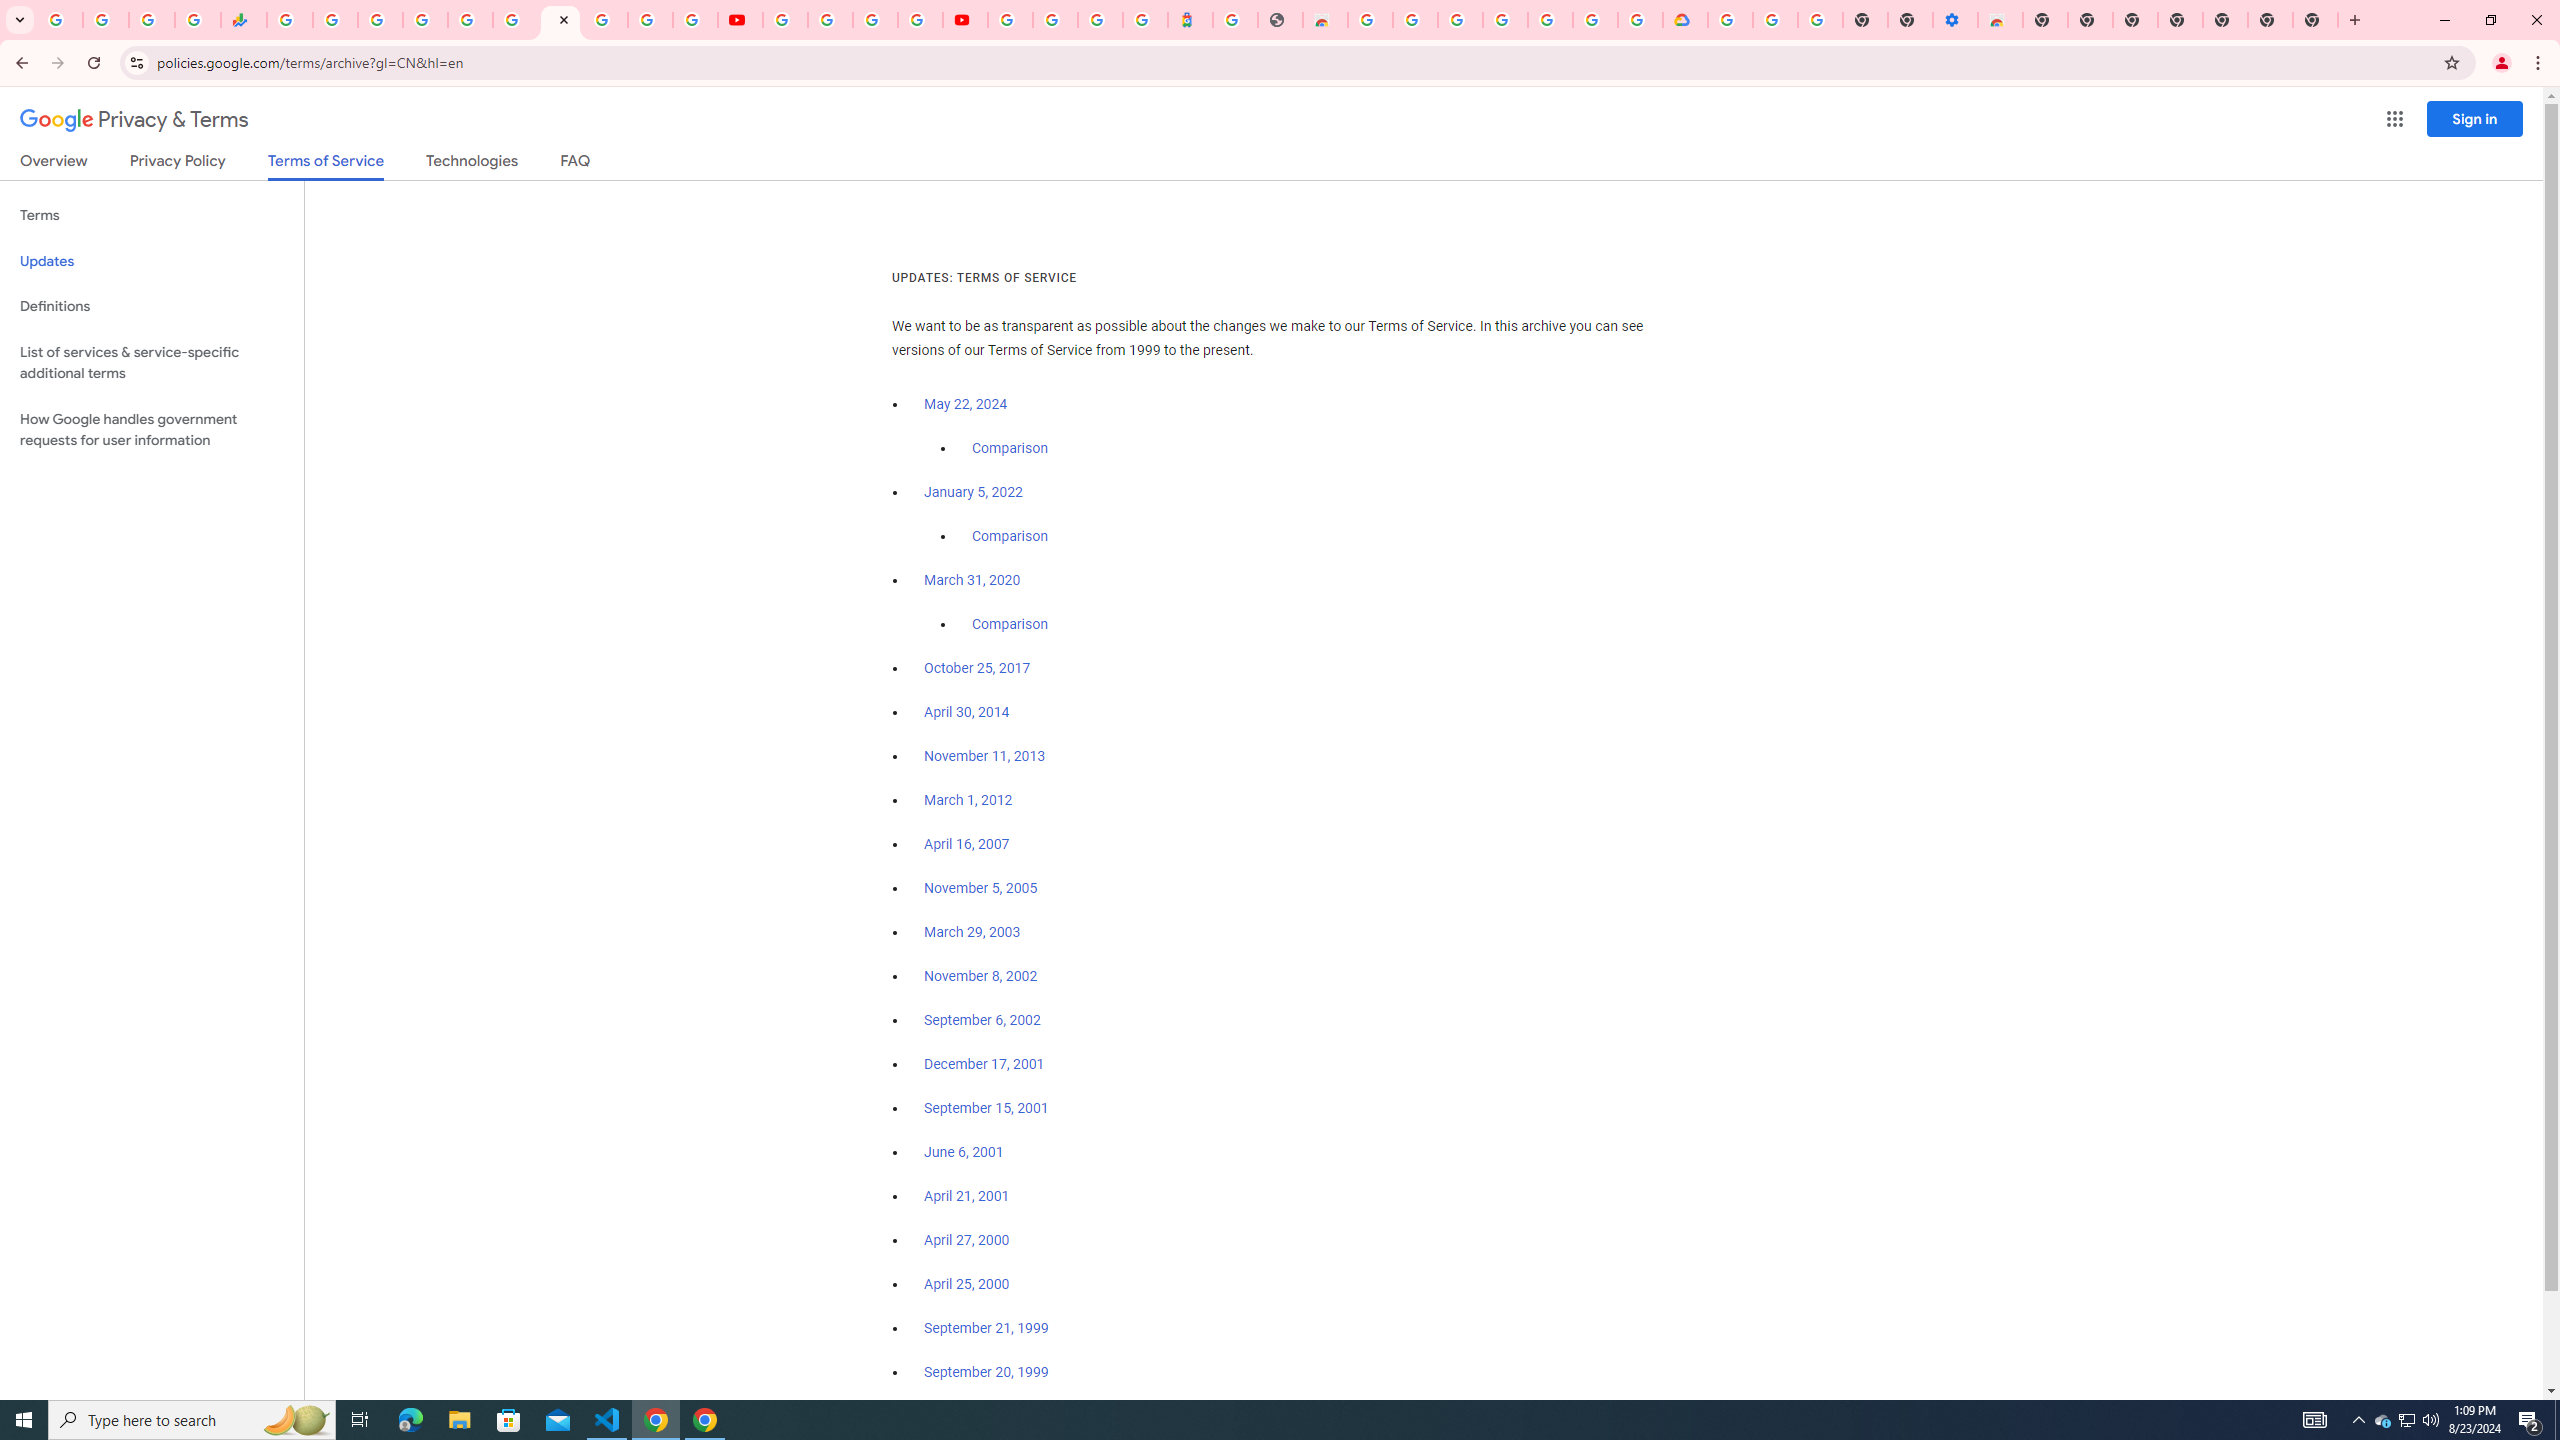 Image resolution: width=2560 pixels, height=1440 pixels. What do you see at coordinates (151, 361) in the screenshot?
I see `'List of services & service-specific additional terms'` at bounding box center [151, 361].